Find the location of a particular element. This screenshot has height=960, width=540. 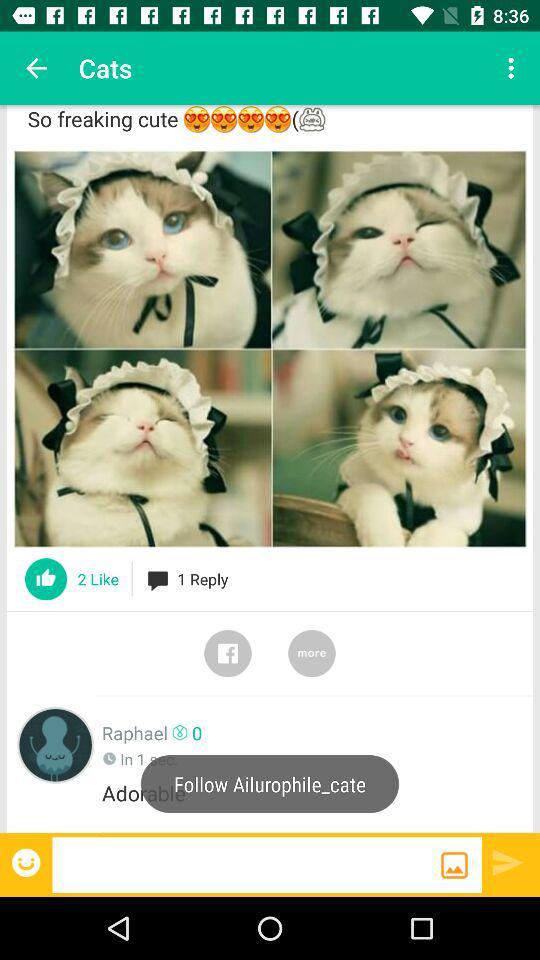

icon to the left of cats icon is located at coordinates (36, 68).